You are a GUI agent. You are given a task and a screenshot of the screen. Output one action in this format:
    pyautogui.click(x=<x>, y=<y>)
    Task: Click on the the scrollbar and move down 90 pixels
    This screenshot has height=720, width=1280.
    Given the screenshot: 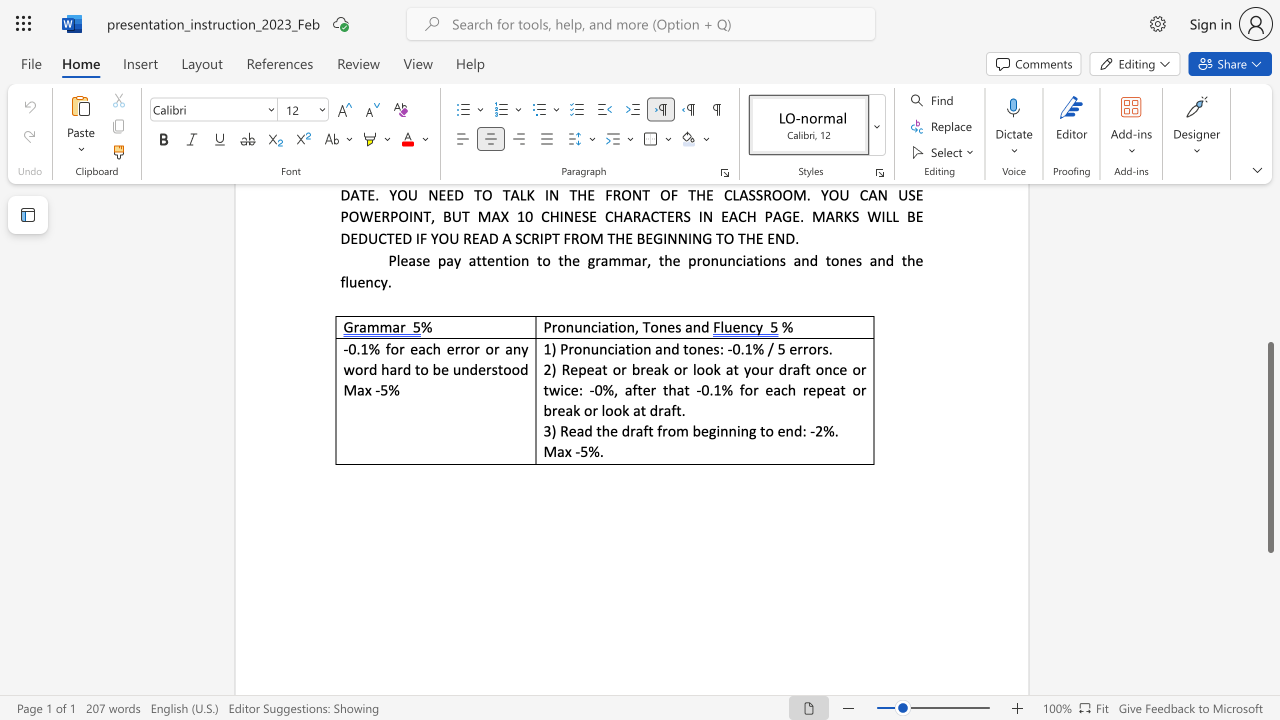 What is the action you would take?
    pyautogui.click(x=1269, y=446)
    